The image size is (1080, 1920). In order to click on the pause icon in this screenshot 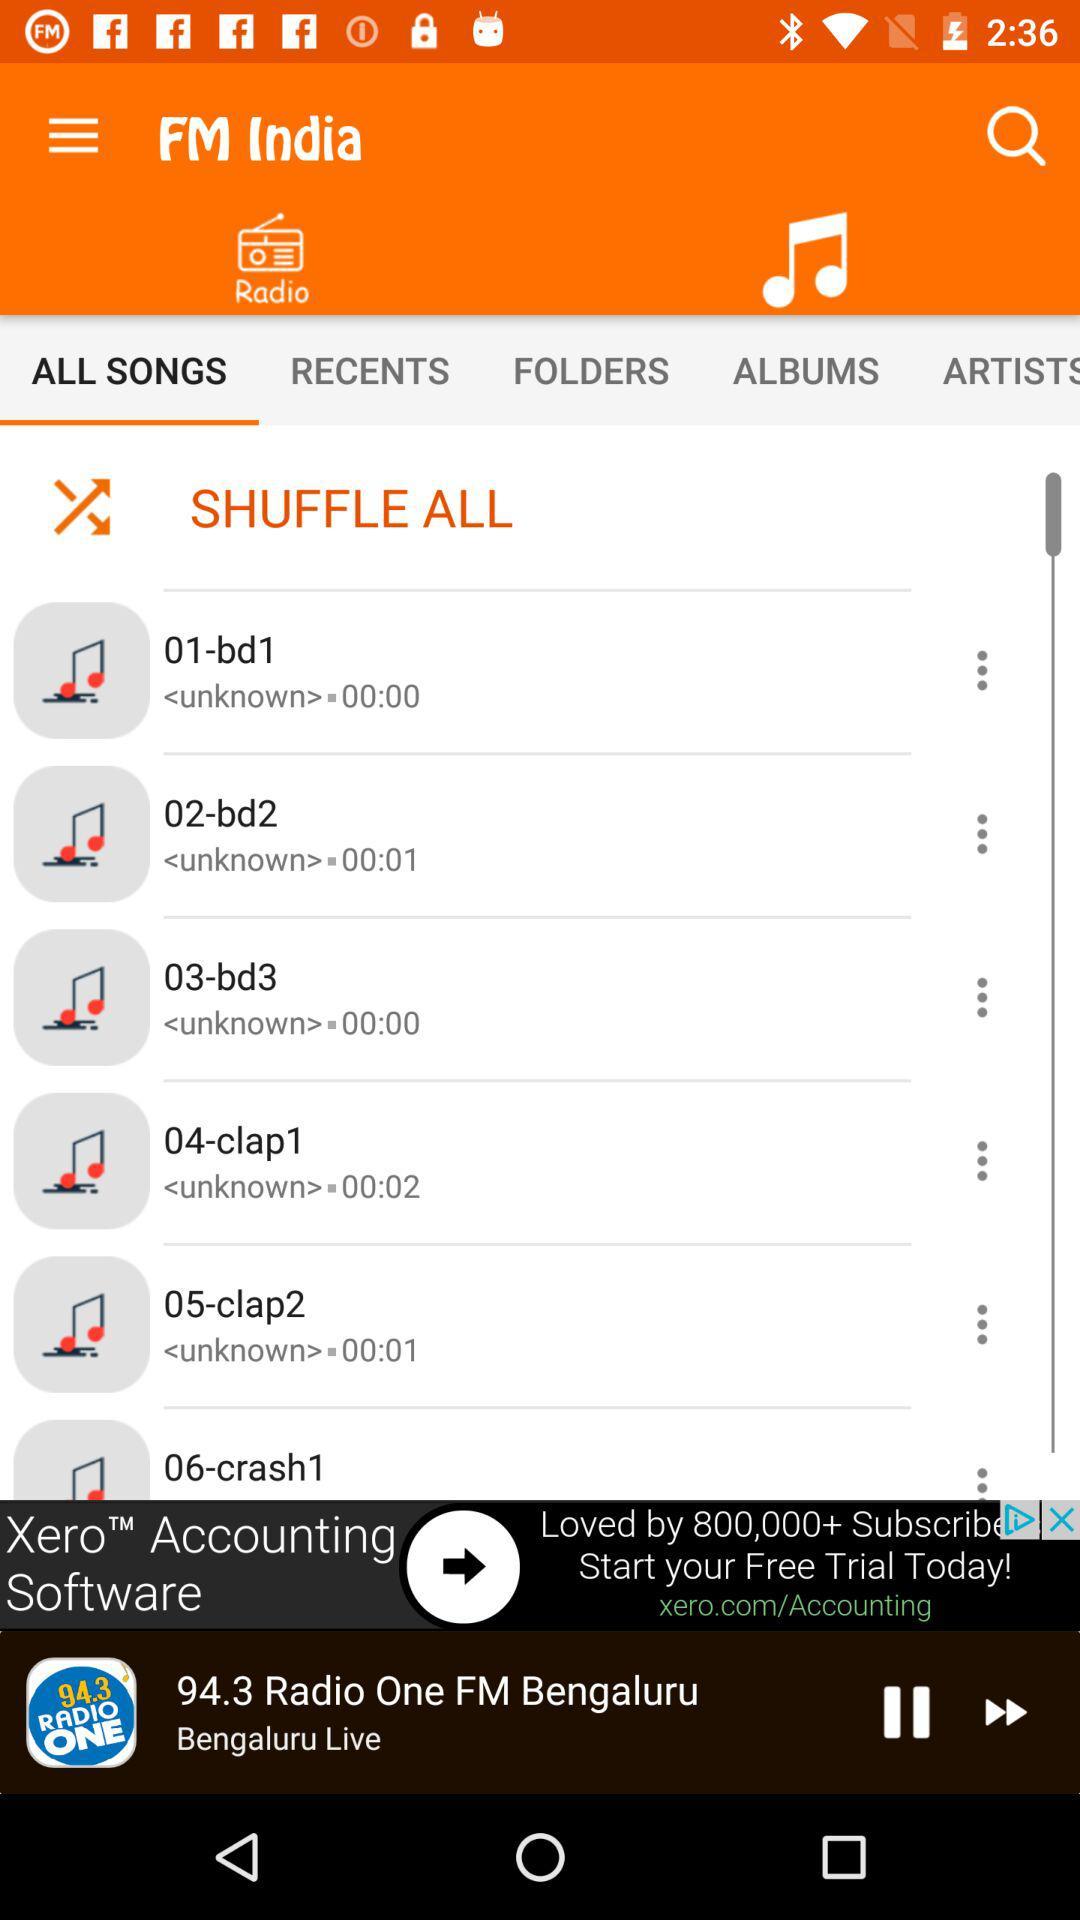, I will do `click(906, 1711)`.